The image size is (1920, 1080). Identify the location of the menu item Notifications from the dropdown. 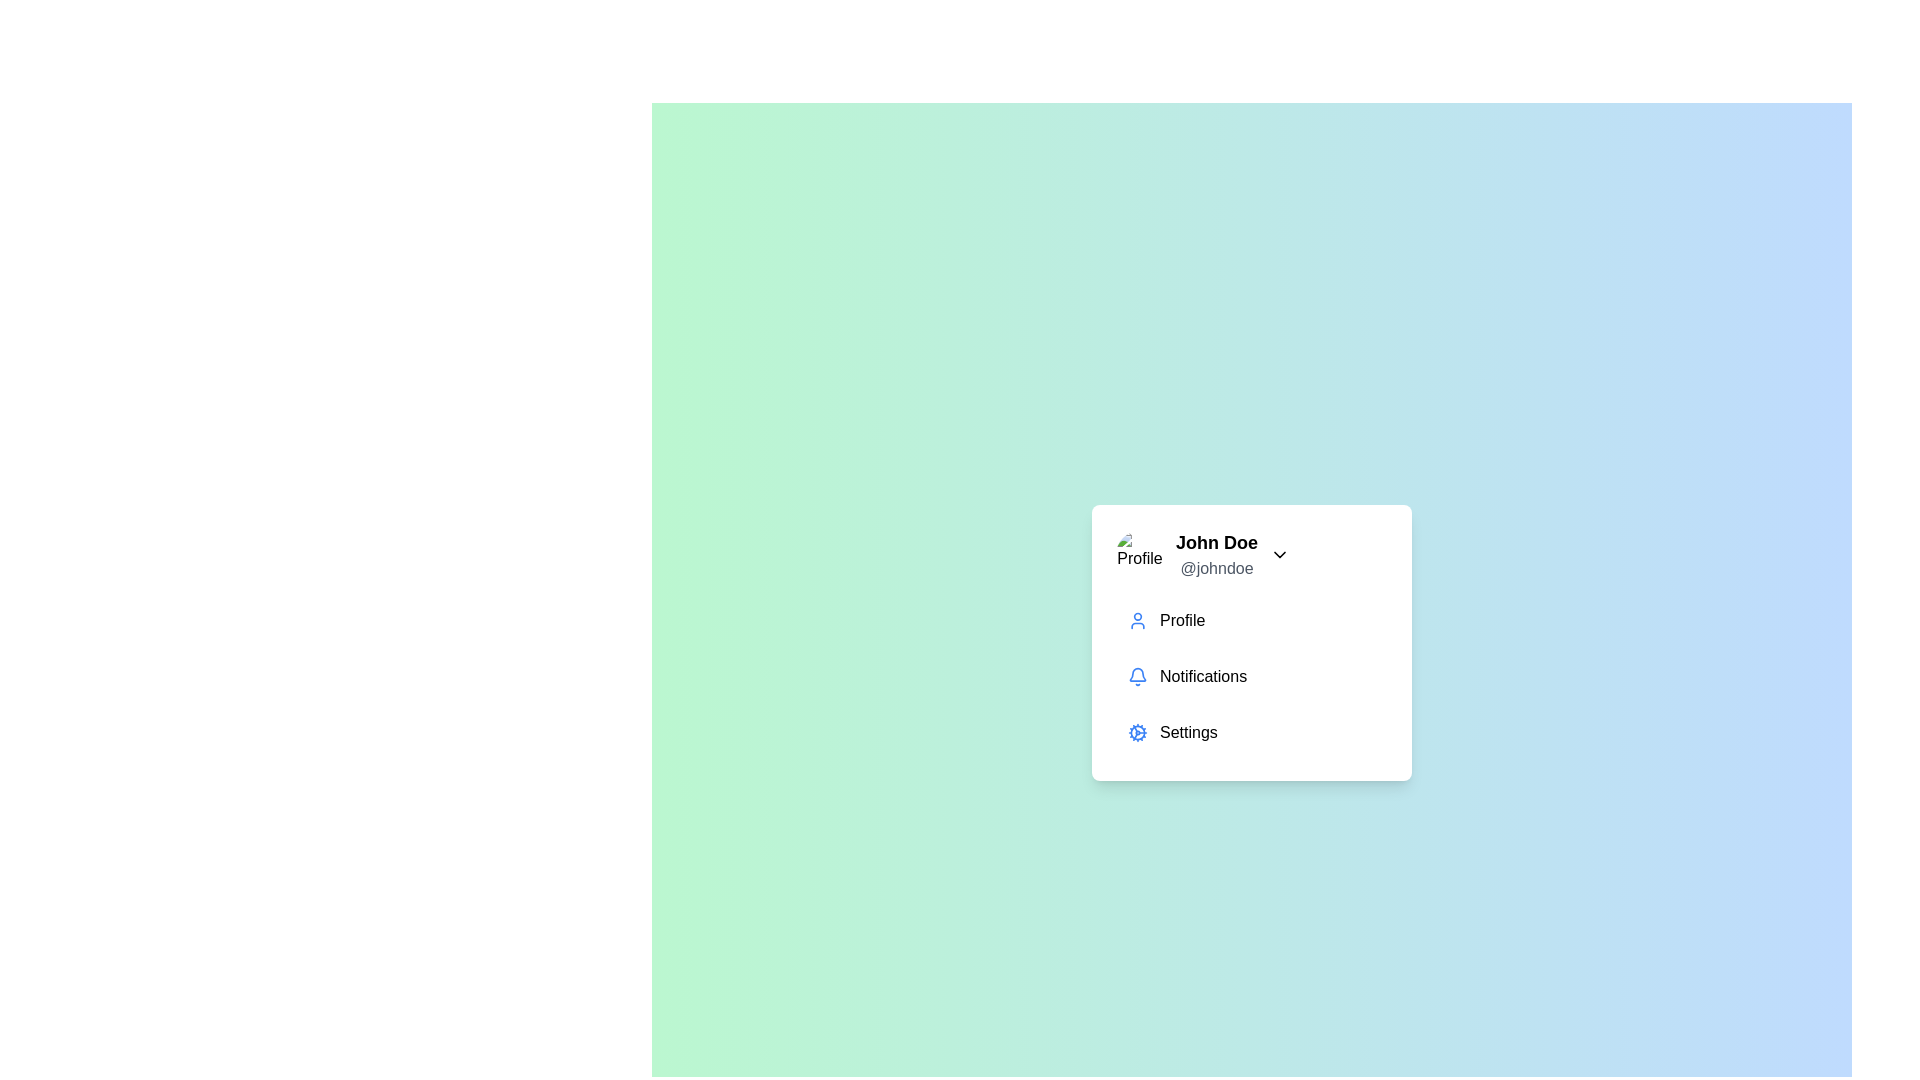
(1251, 676).